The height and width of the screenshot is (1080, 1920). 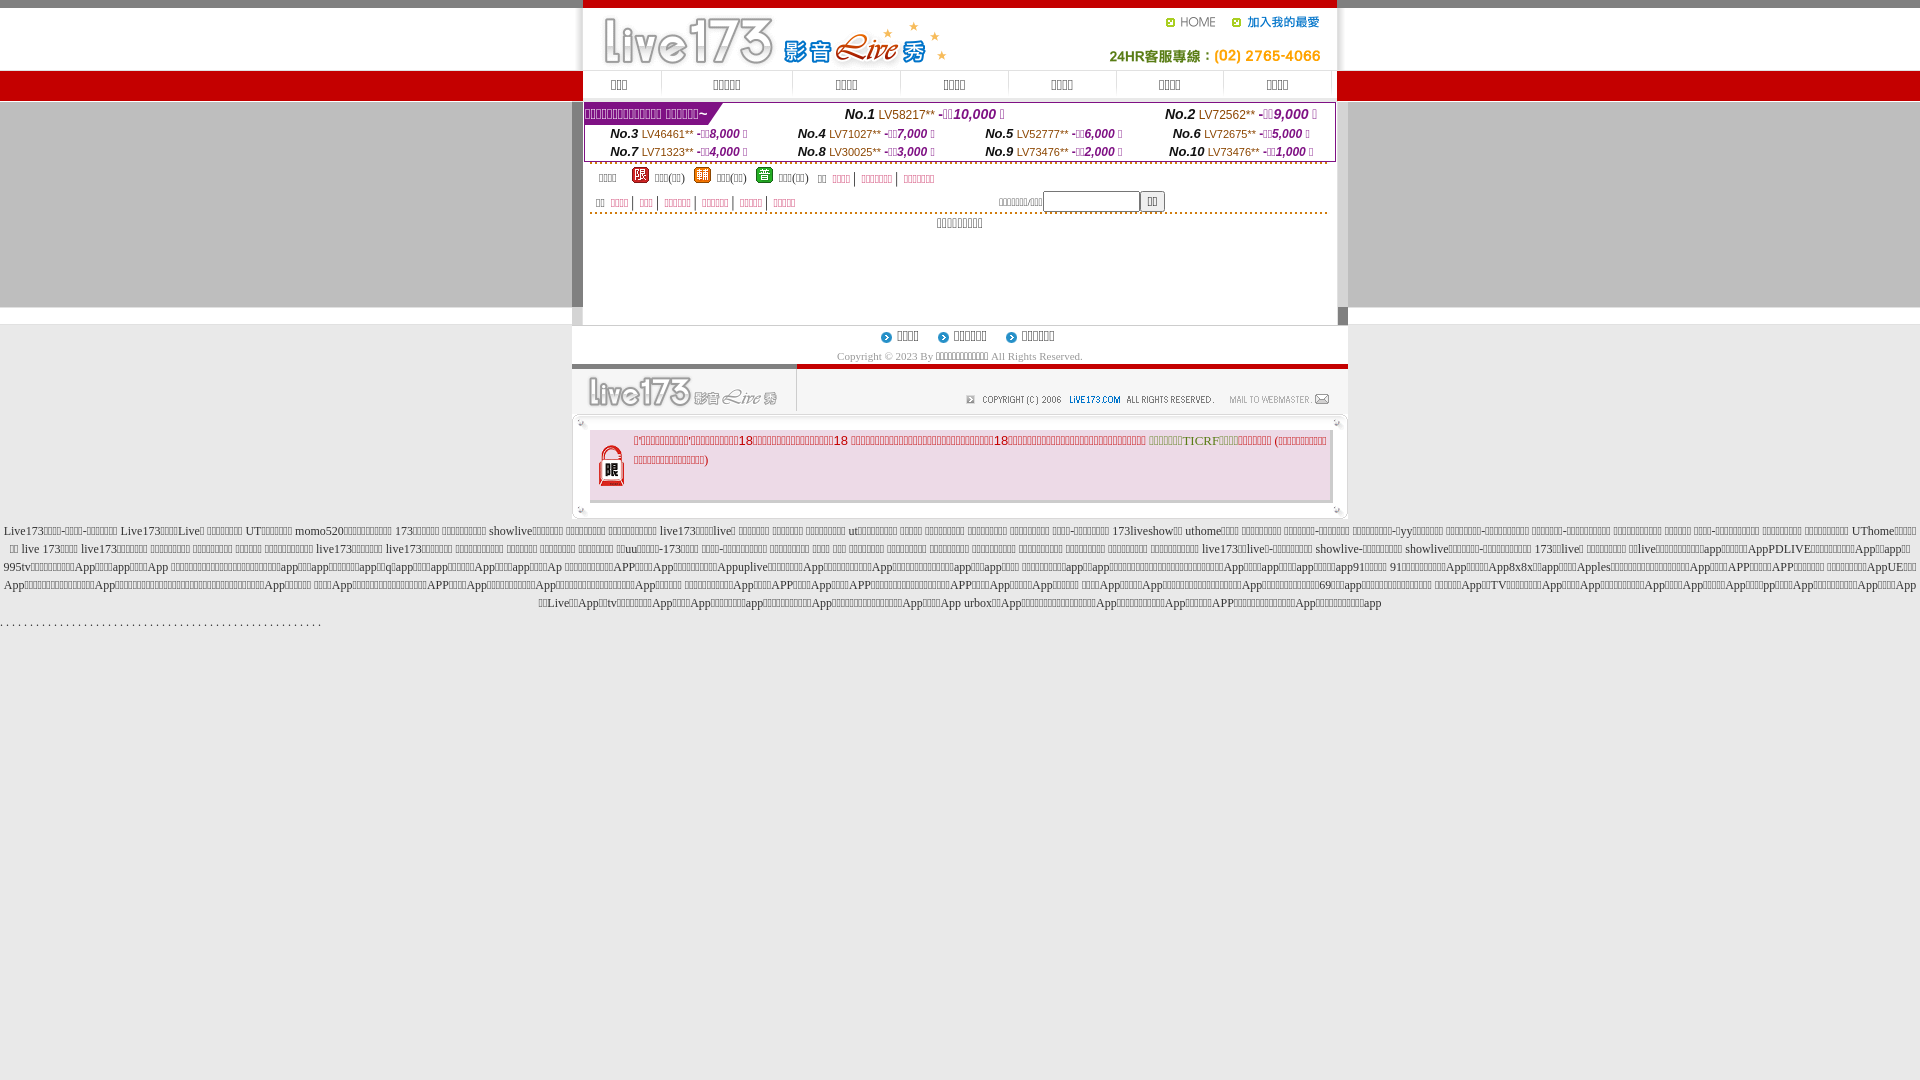 What do you see at coordinates (311, 620) in the screenshot?
I see `'.'` at bounding box center [311, 620].